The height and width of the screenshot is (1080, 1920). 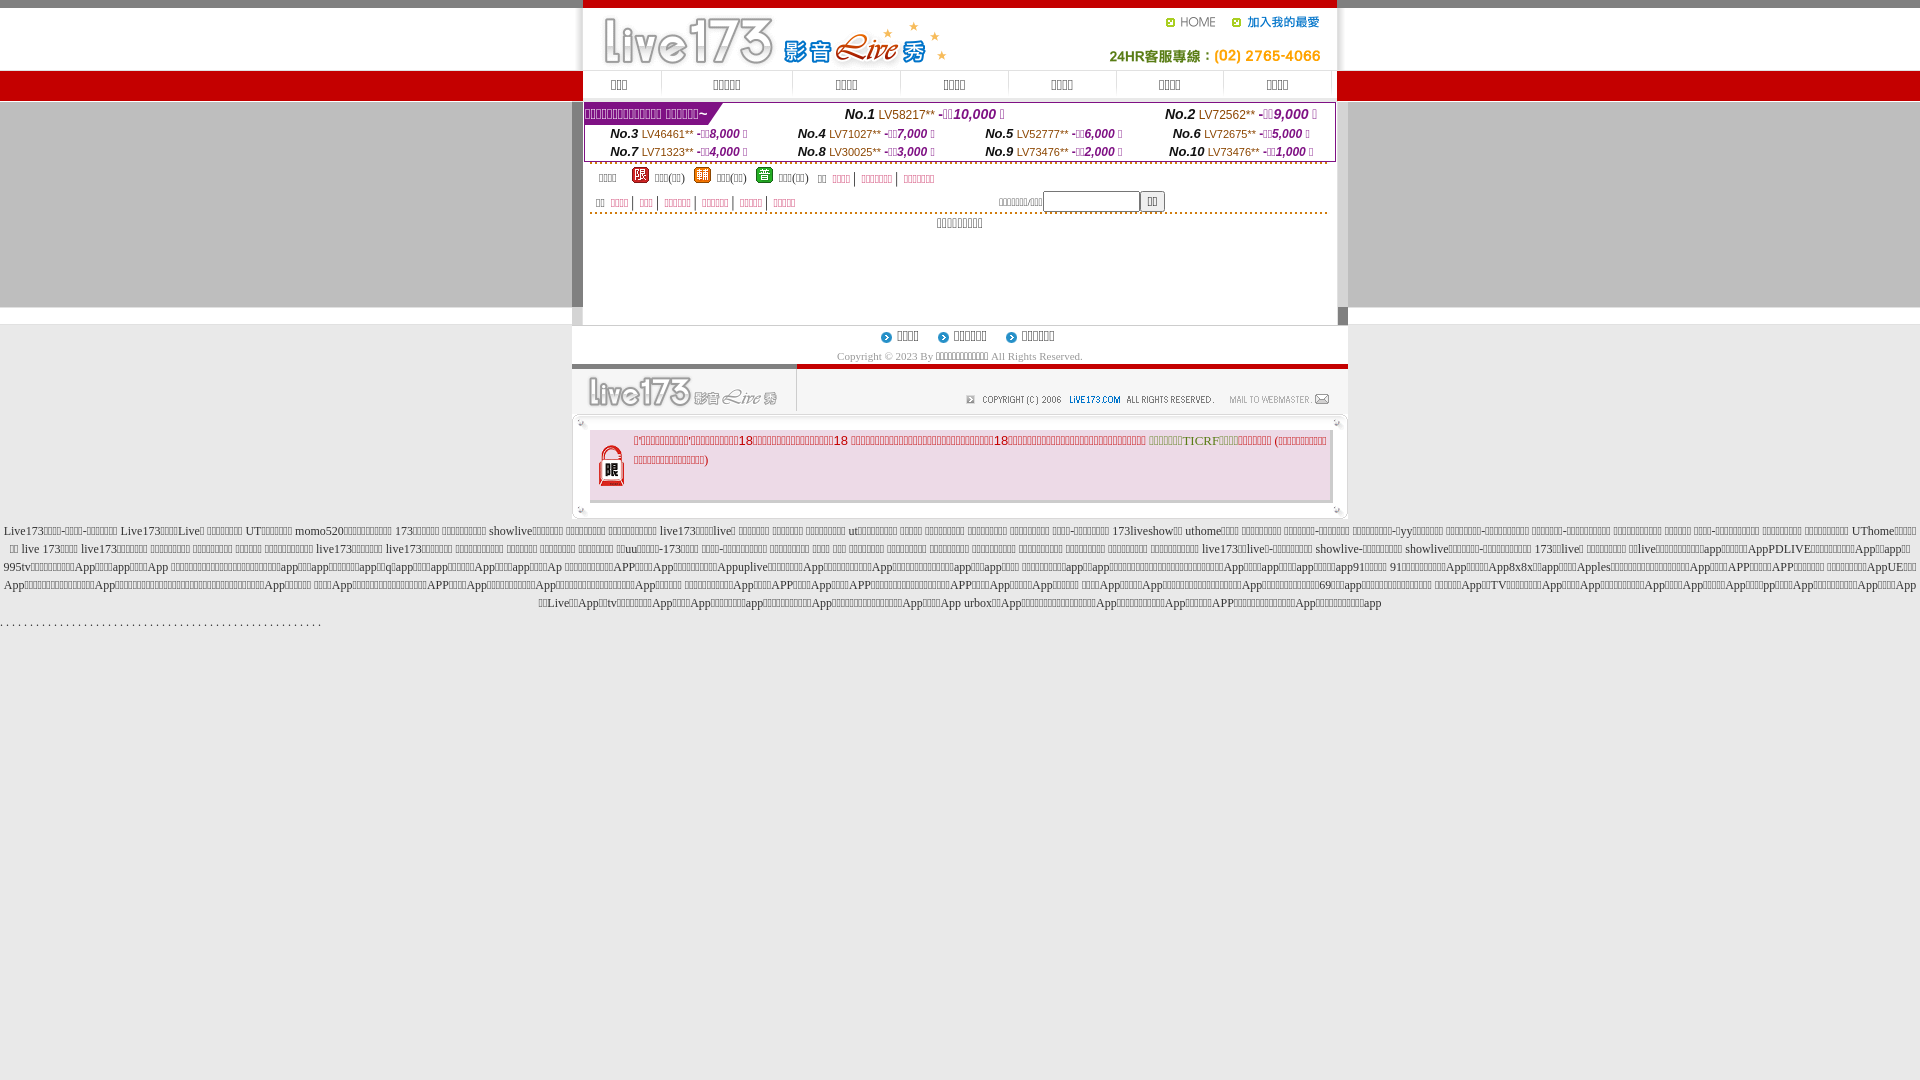 What do you see at coordinates (311, 620) in the screenshot?
I see `'.'` at bounding box center [311, 620].